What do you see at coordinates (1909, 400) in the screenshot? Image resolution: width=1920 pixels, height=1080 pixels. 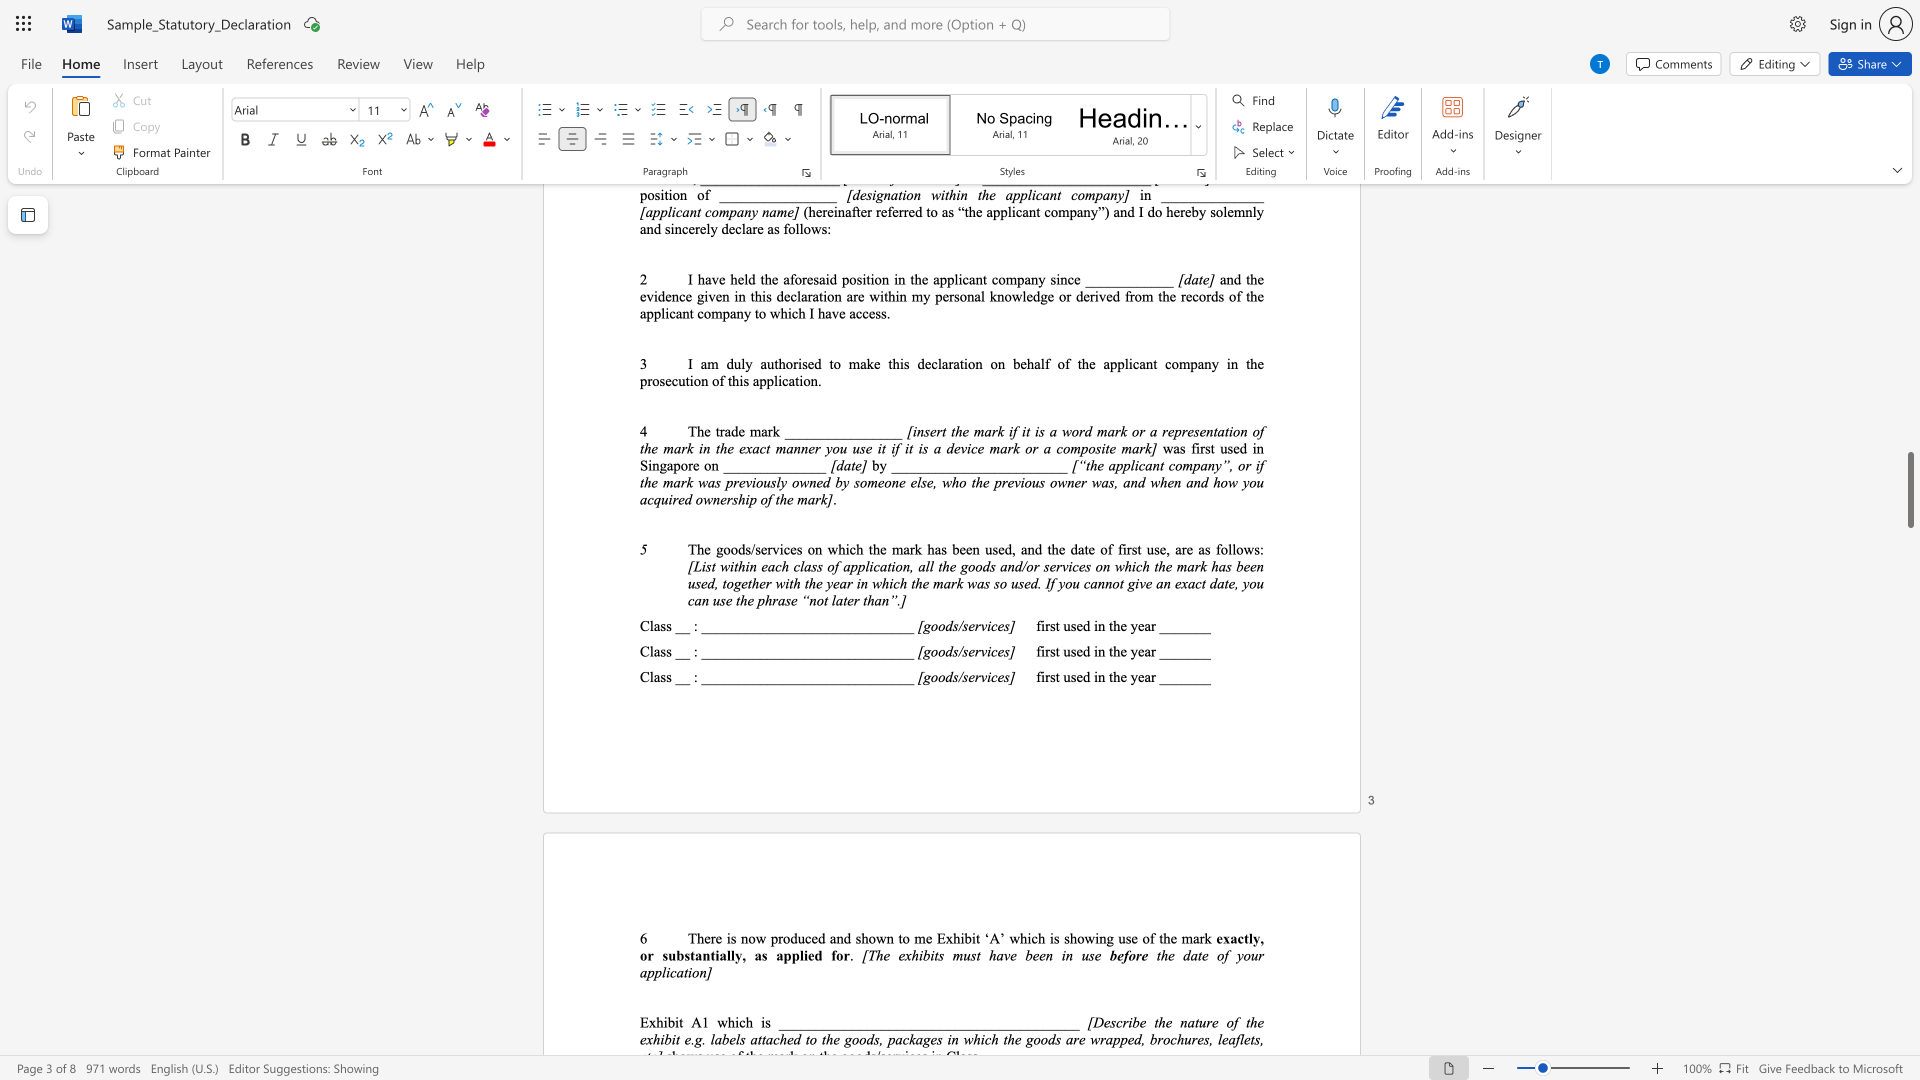 I see `the scrollbar to scroll the page up` at bounding box center [1909, 400].